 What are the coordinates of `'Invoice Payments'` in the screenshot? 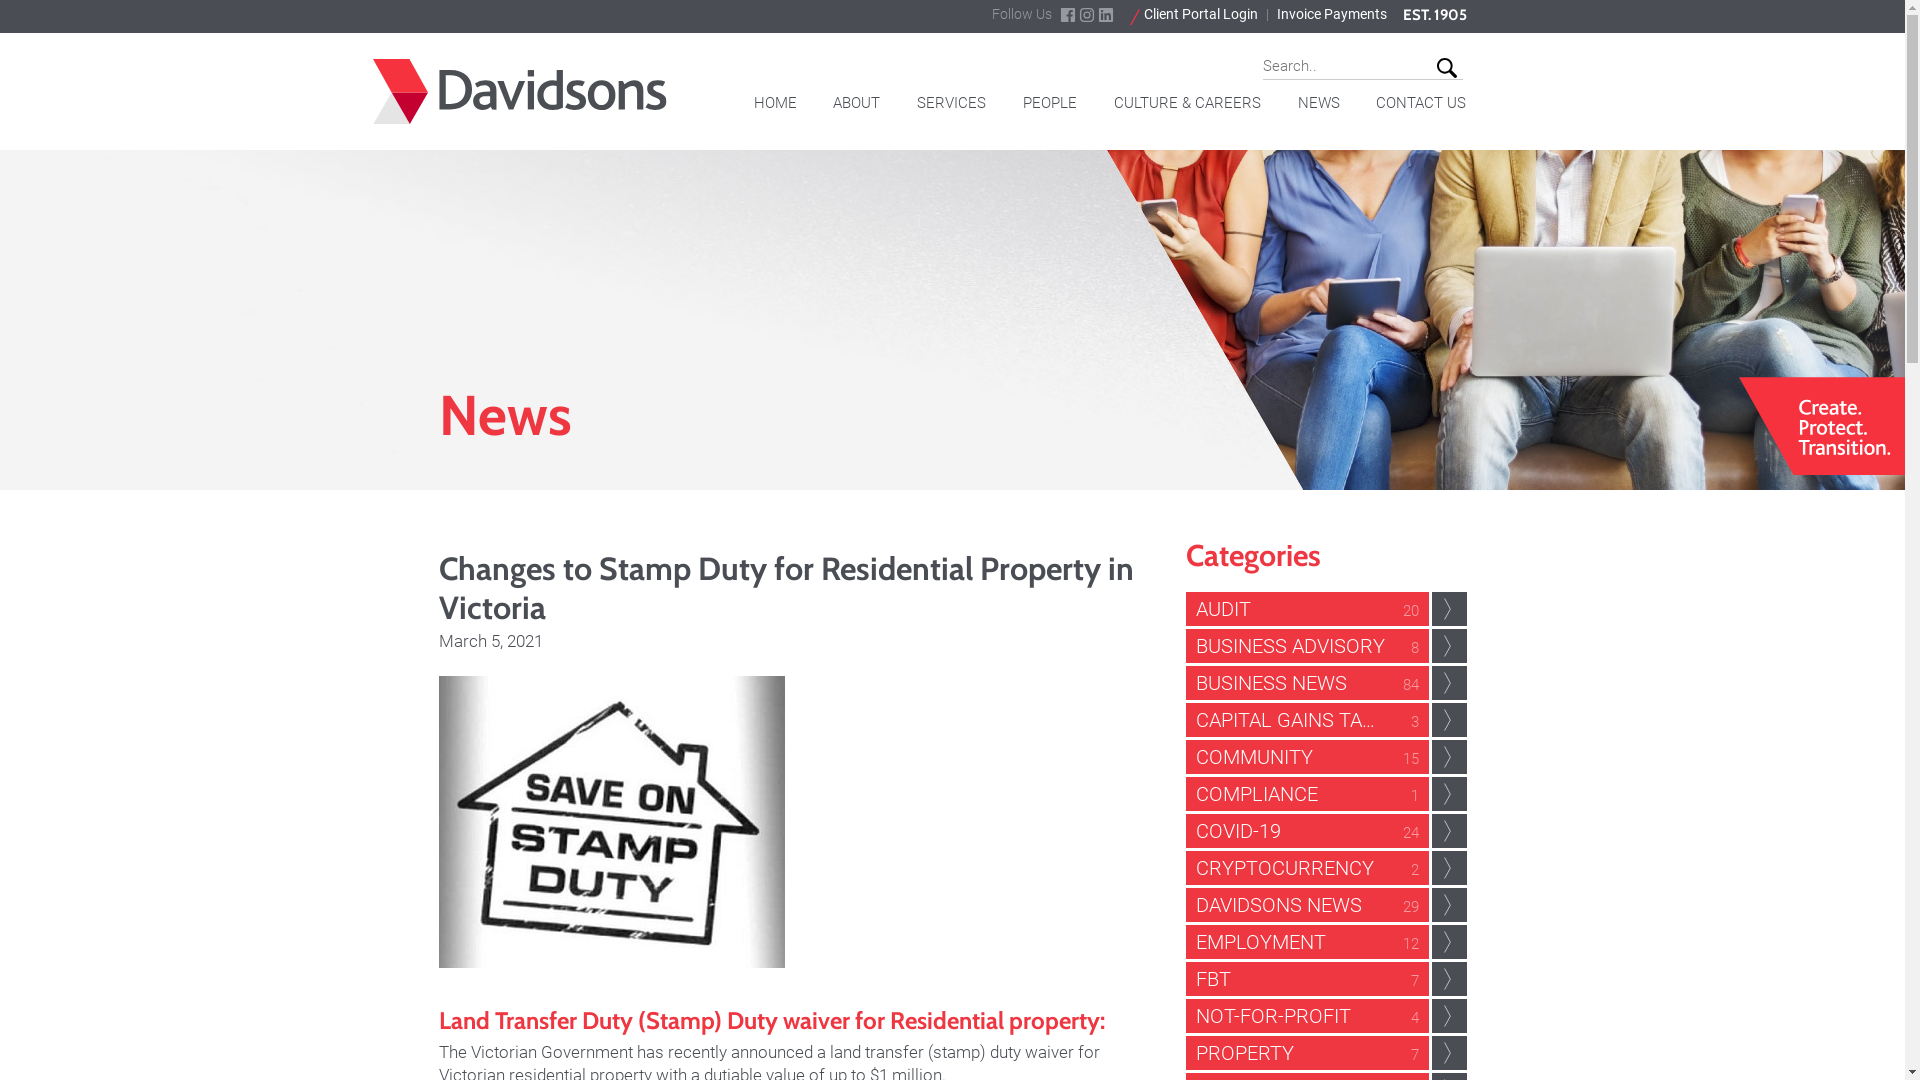 It's located at (1330, 14).